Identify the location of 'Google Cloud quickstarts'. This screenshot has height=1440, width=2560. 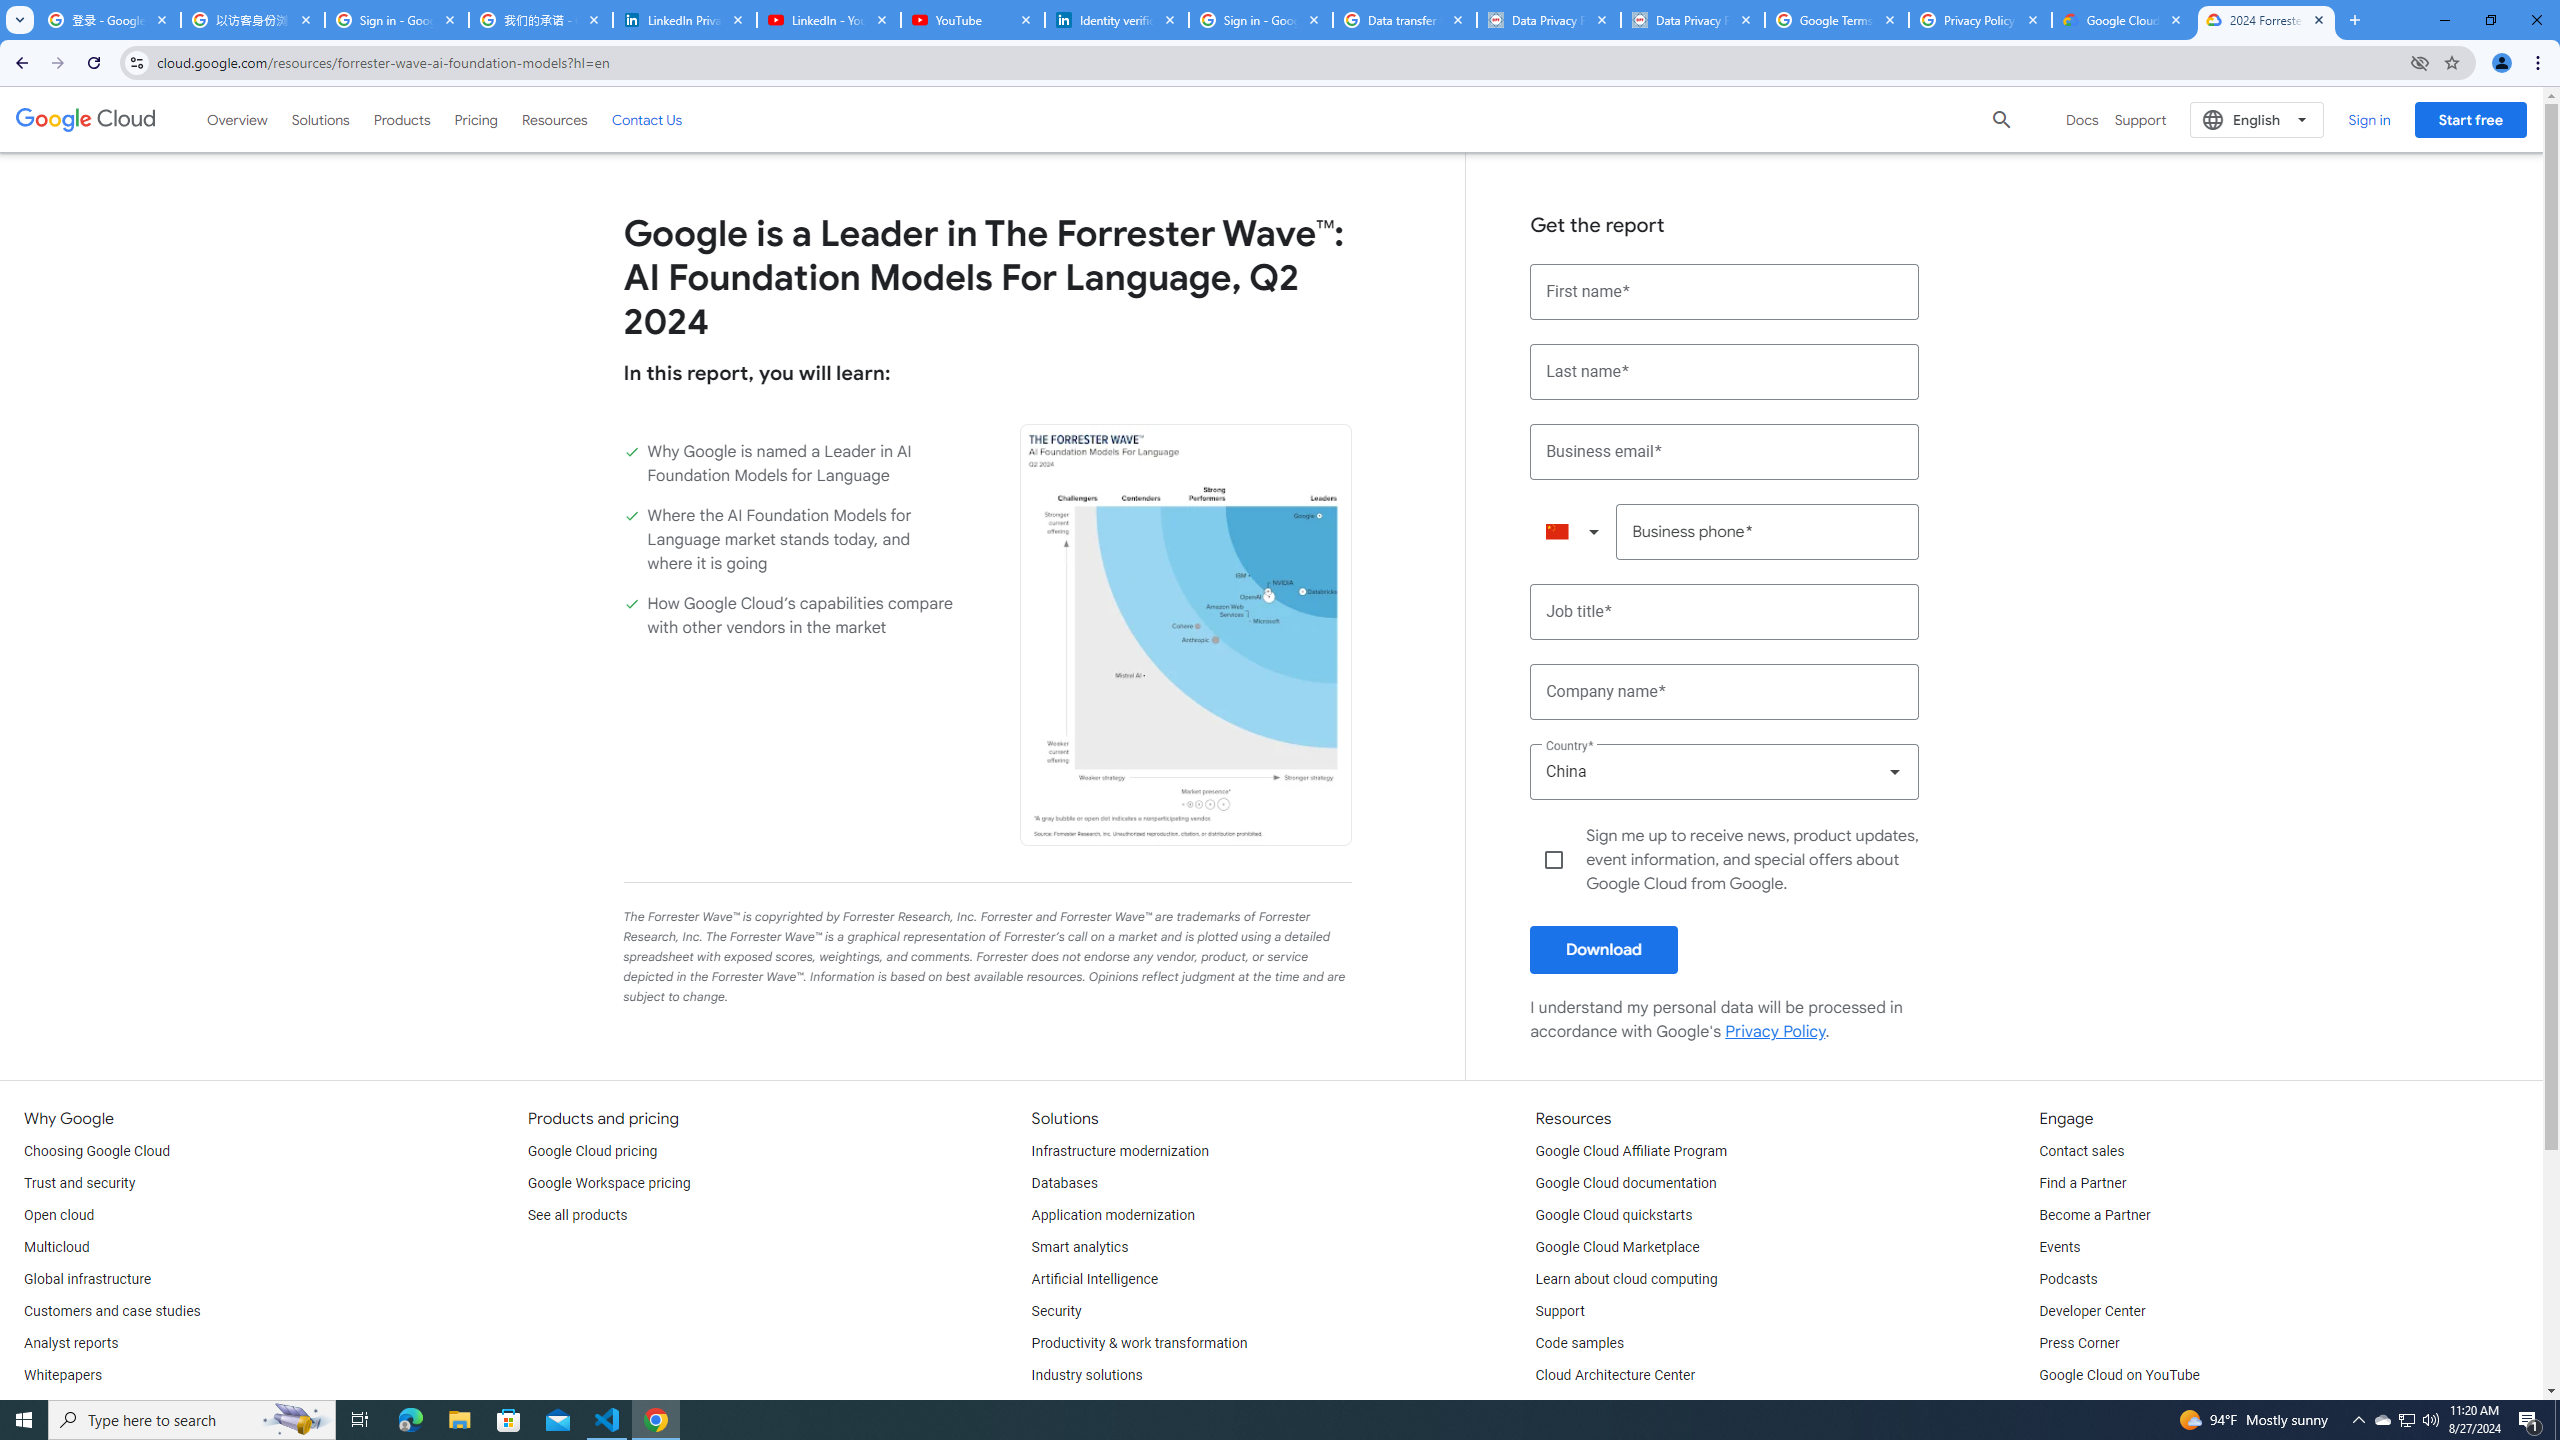
(1614, 1215).